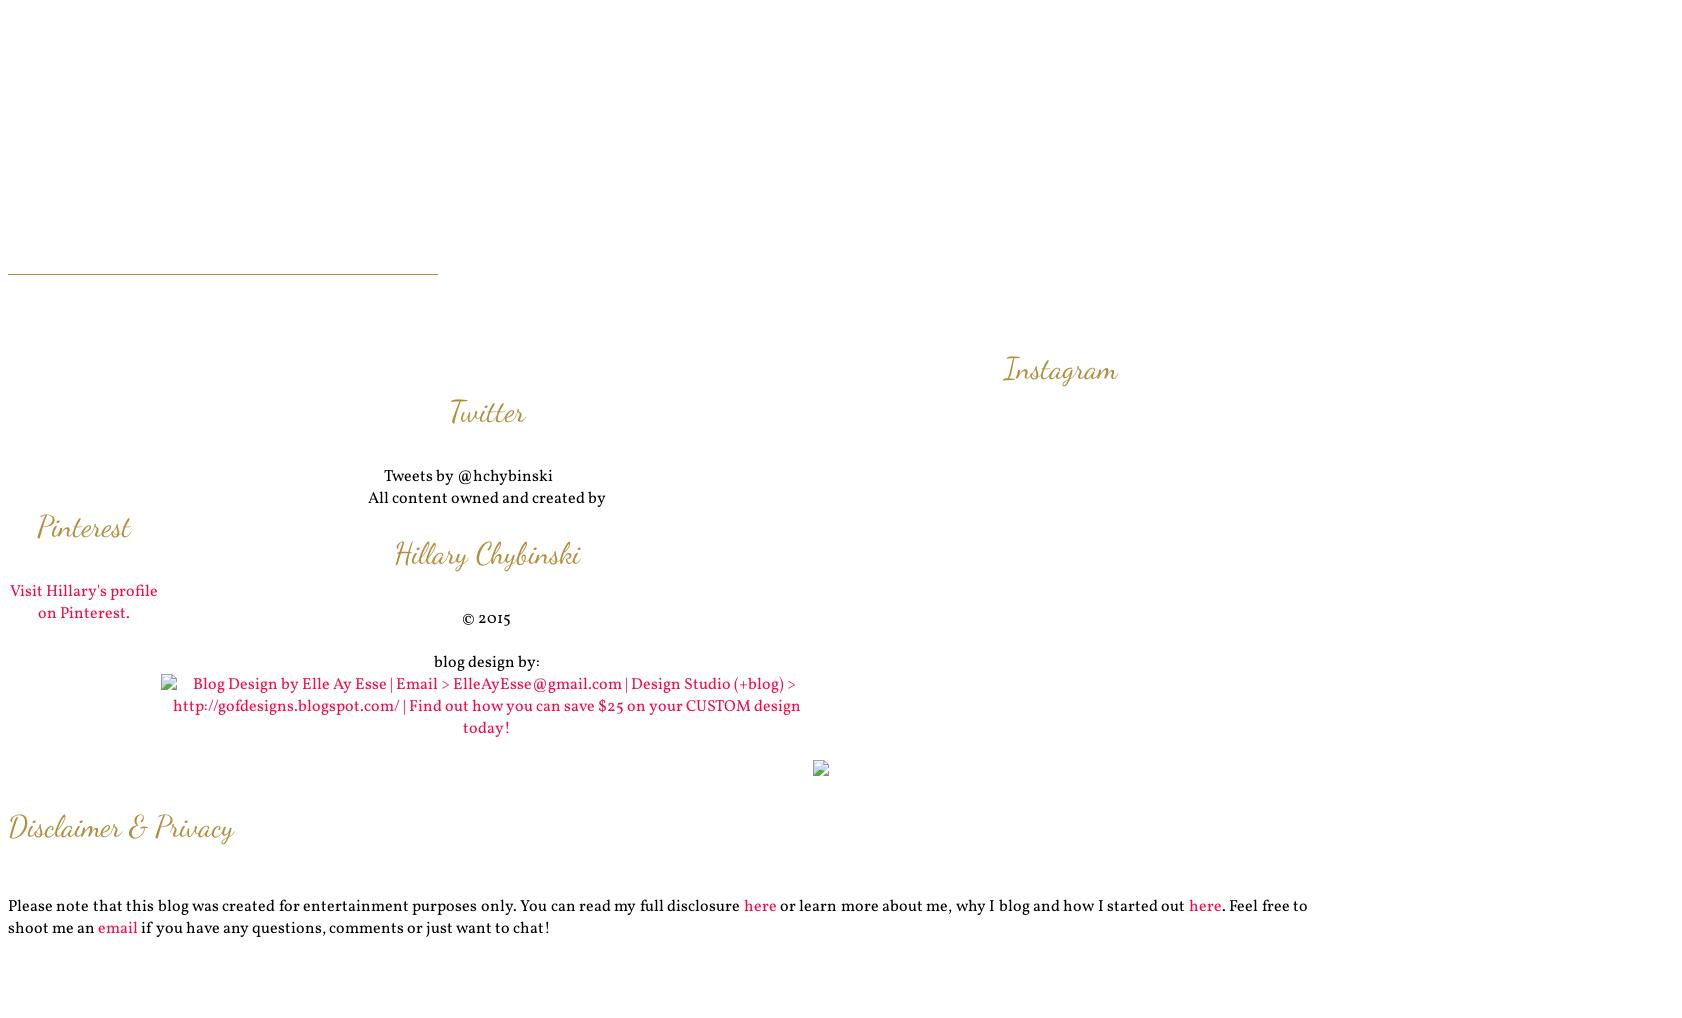 The width and height of the screenshot is (1682, 1018). I want to click on 'Instagram', so click(1001, 368).